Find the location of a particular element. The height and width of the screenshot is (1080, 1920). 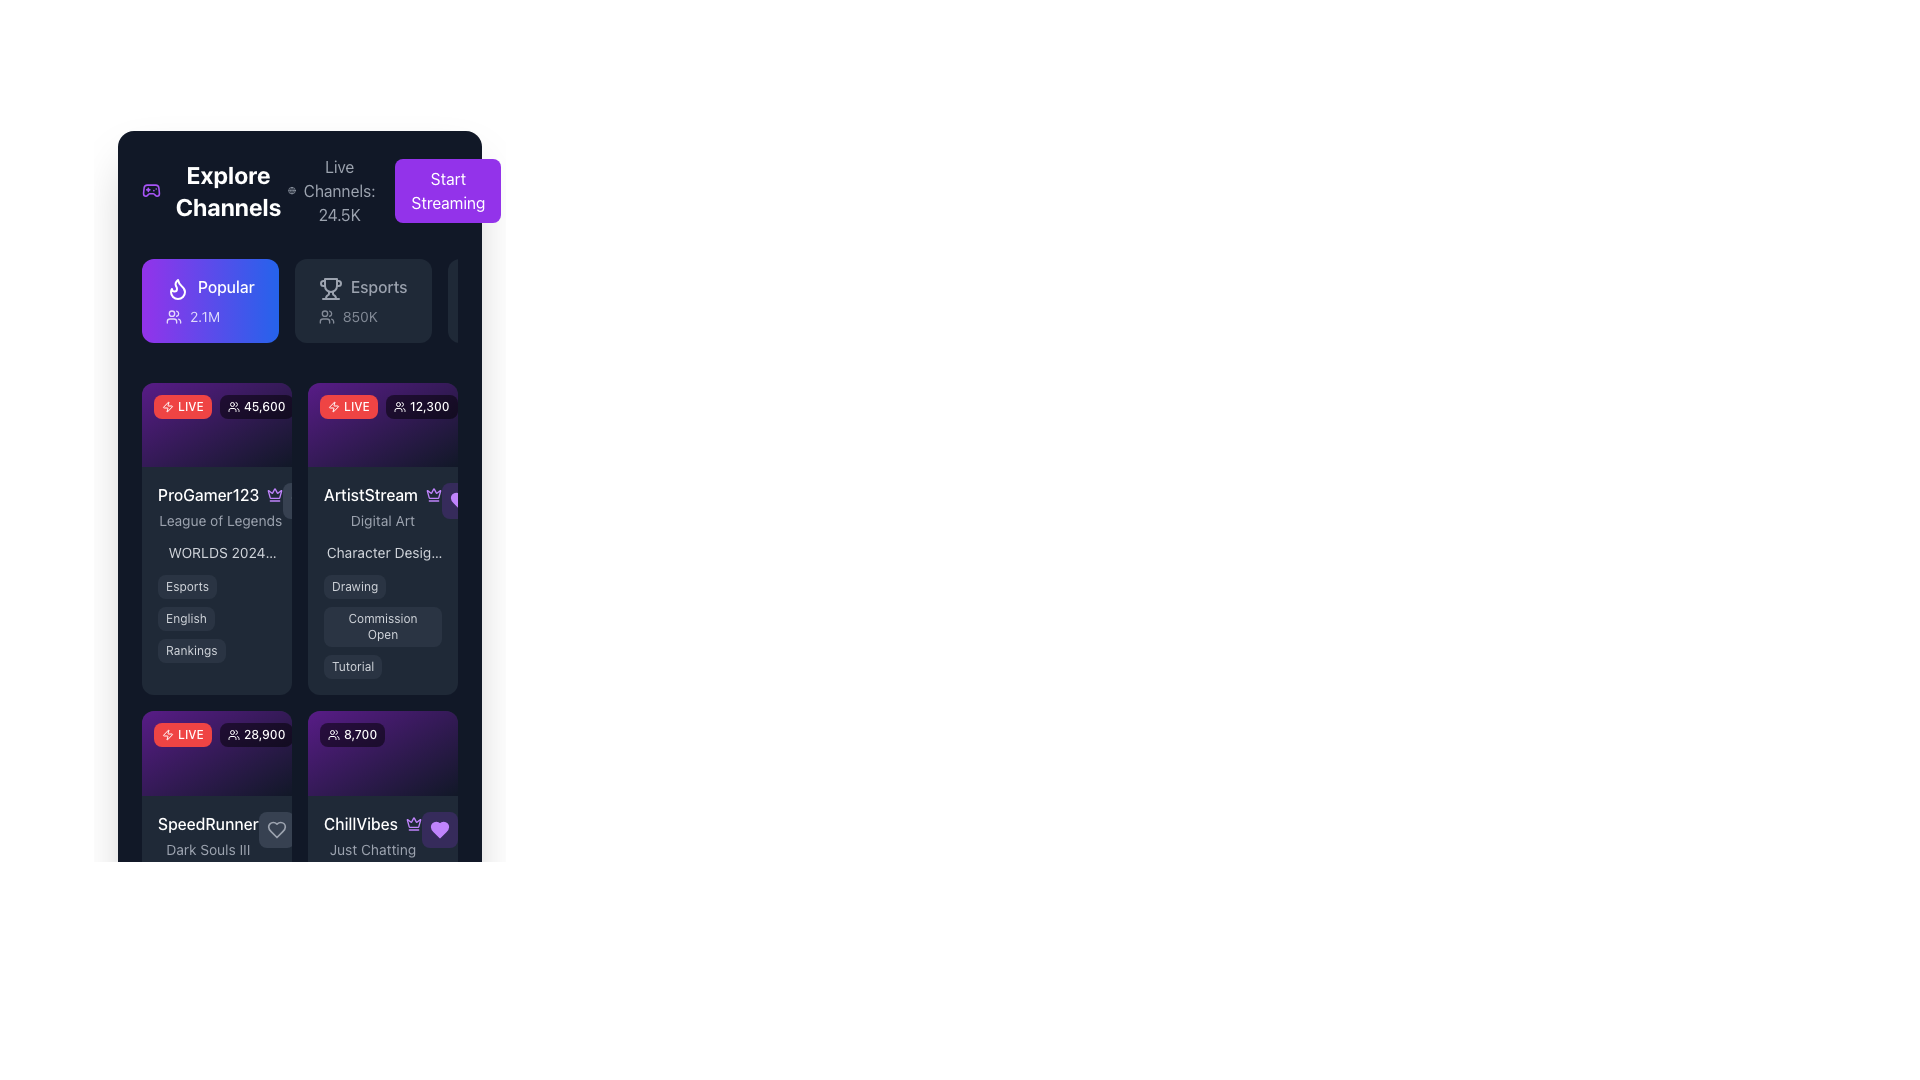

the 'Rankings' label, which is displayed in a dark gray button-like element with rounded edges, located as the third item in a vertical list of elements within a card layout is located at coordinates (191, 651).